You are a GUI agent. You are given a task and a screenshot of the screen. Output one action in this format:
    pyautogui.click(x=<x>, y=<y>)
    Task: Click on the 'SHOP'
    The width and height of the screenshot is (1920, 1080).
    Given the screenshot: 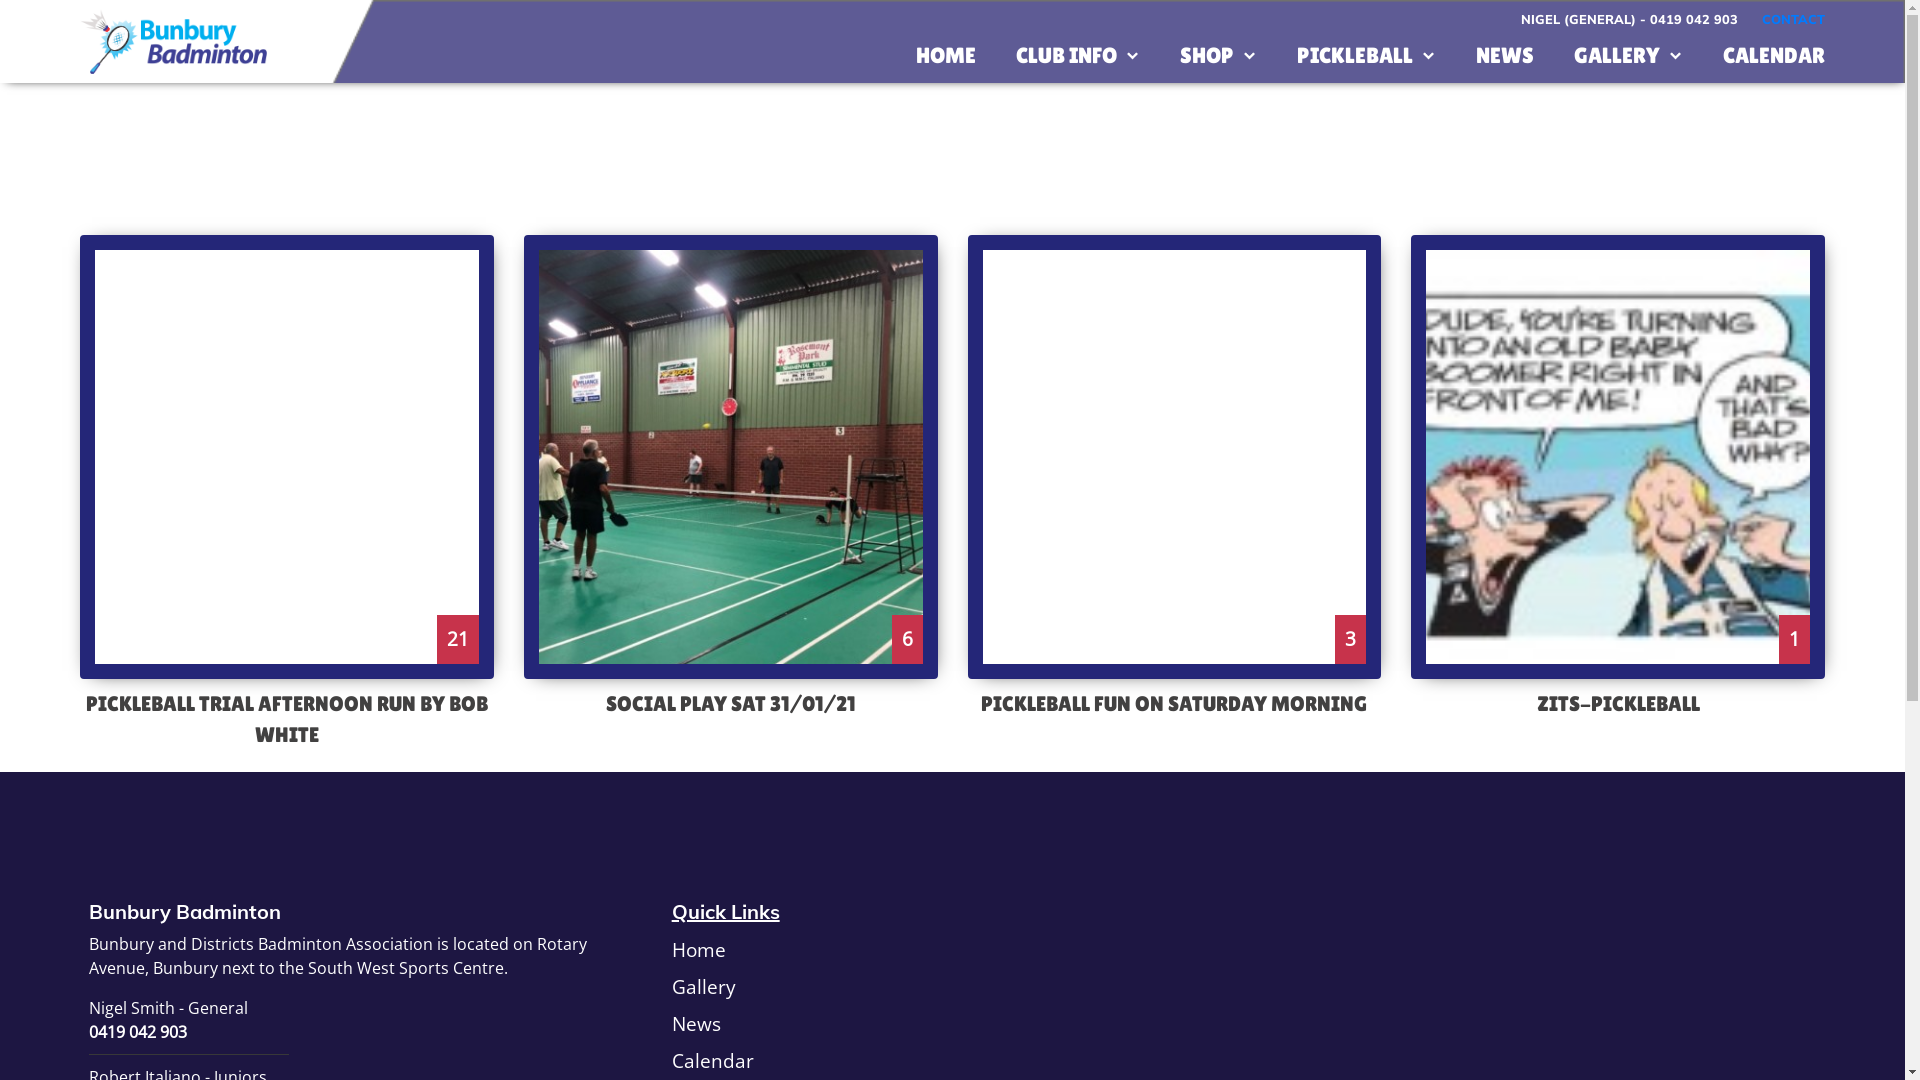 What is the action you would take?
    pyautogui.click(x=1217, y=55)
    